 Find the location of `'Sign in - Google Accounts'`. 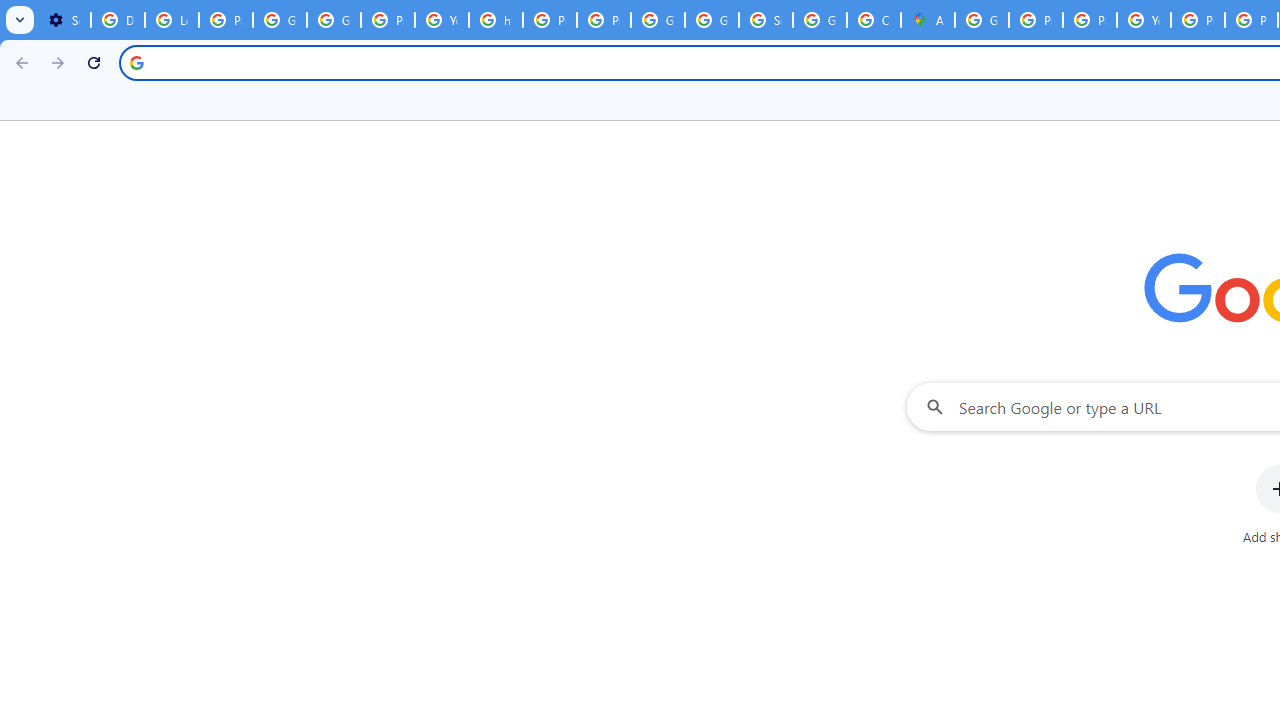

'Sign in - Google Accounts' is located at coordinates (765, 20).